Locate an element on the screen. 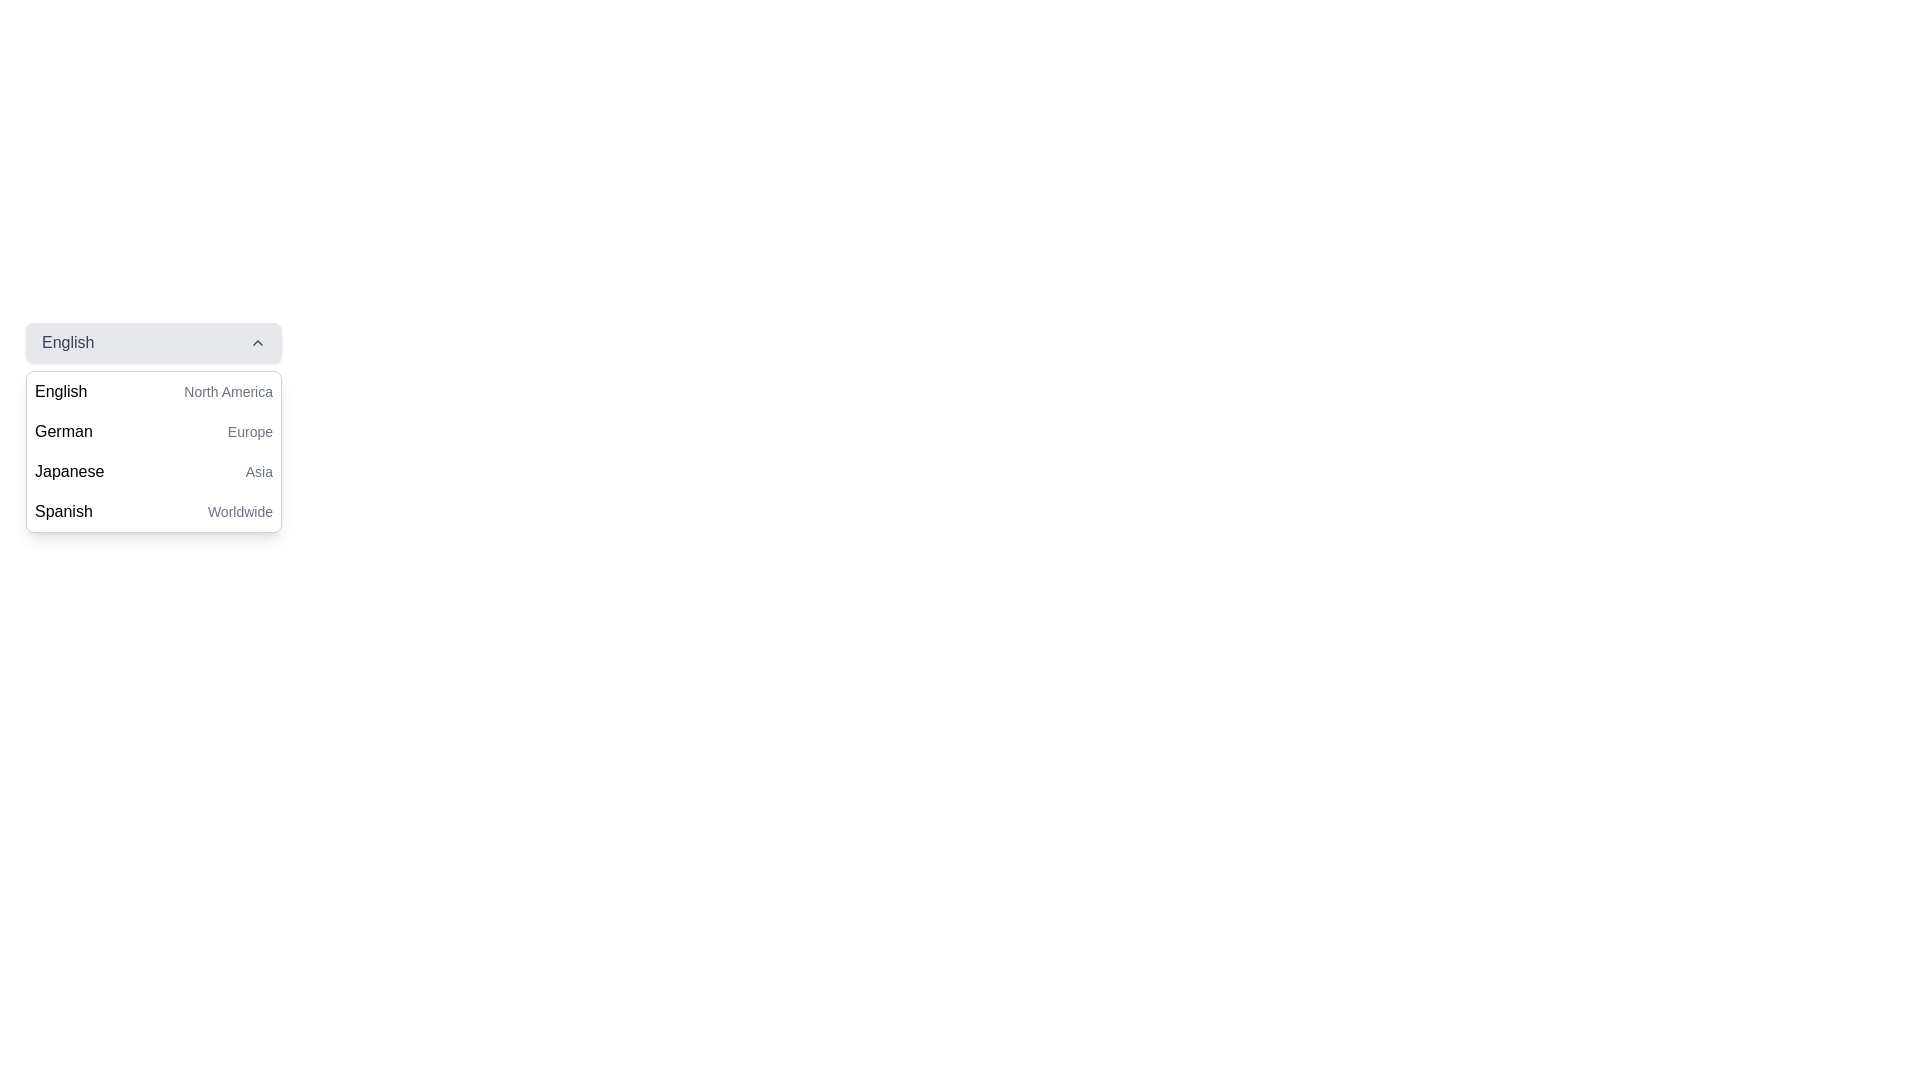 Image resolution: width=1920 pixels, height=1080 pixels. the text option for selecting the Japanese language within the dropdown menu, which is the third item in the list, positioned above the Spanish option and below the German option is located at coordinates (69, 471).